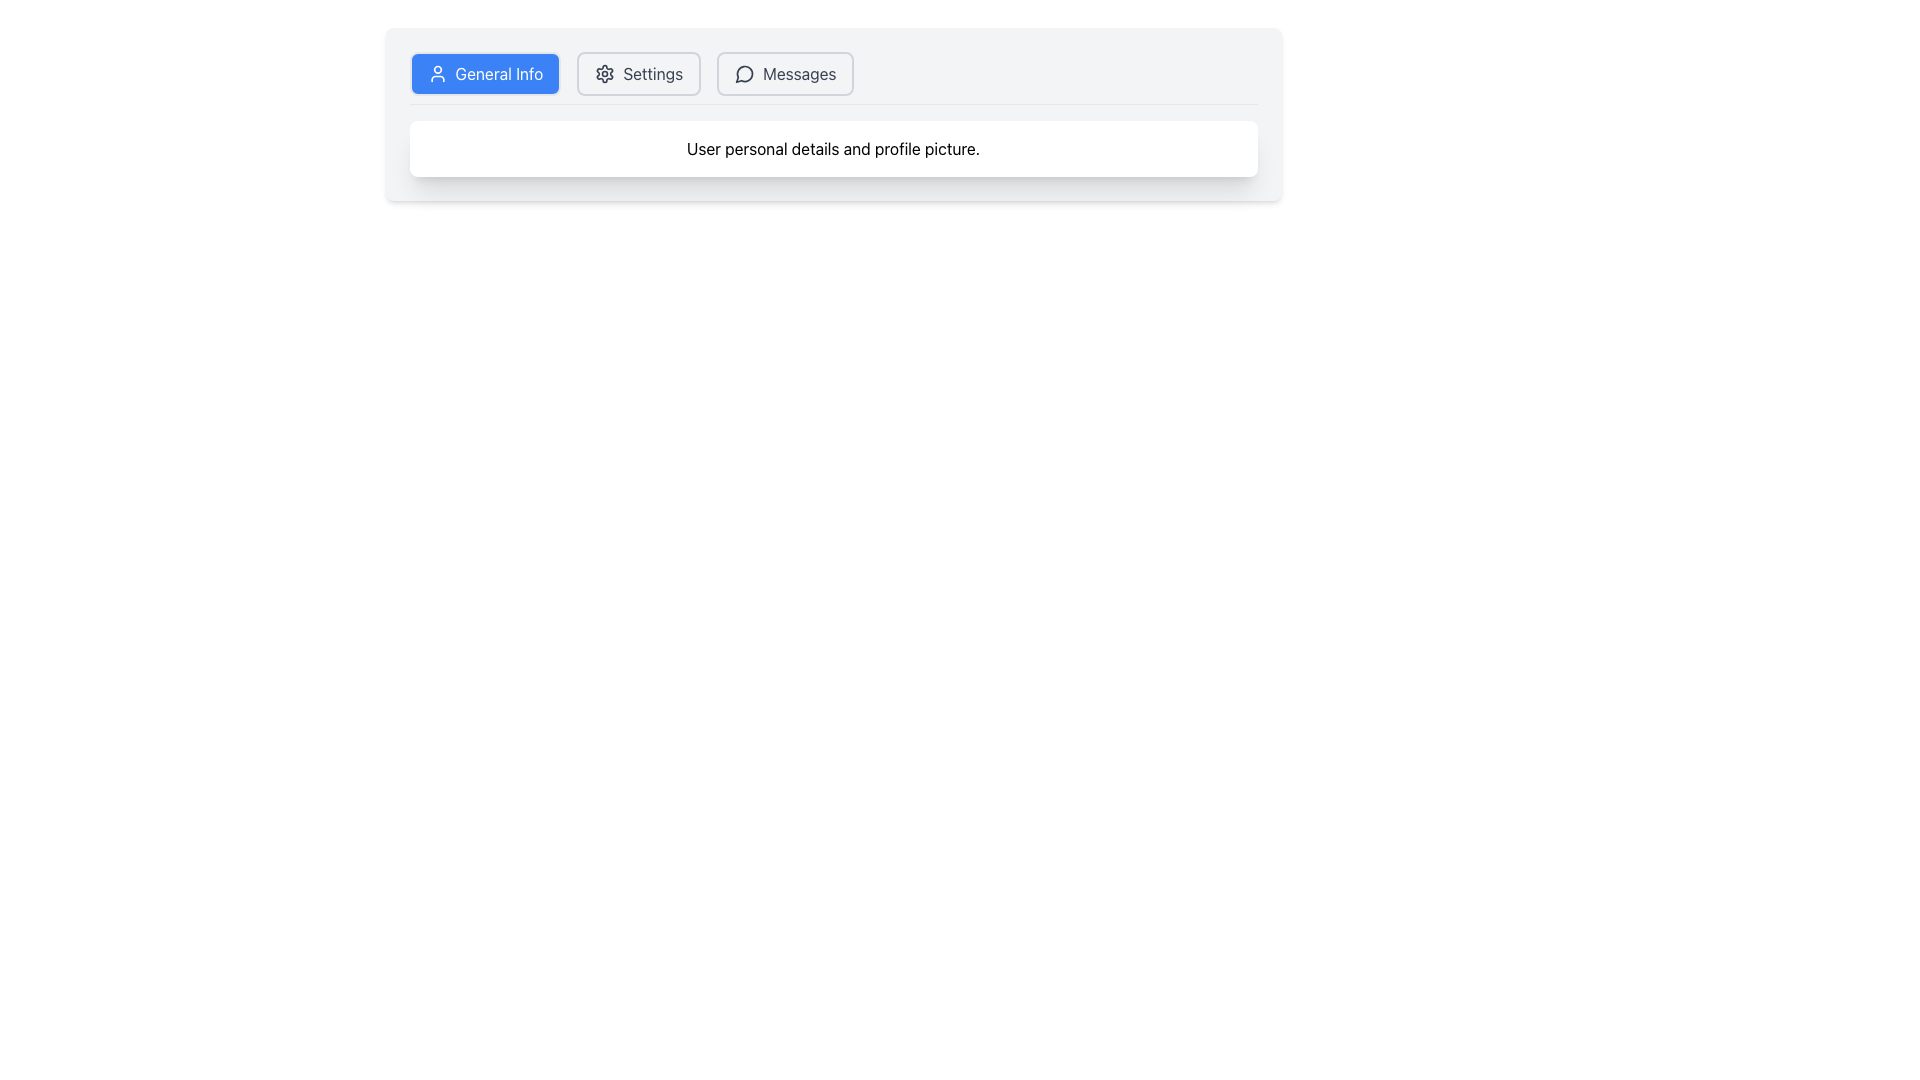 This screenshot has width=1920, height=1080. I want to click on the 'General Info' label within the first button in the horizontal navigation bar at the top of the interface, so click(499, 72).